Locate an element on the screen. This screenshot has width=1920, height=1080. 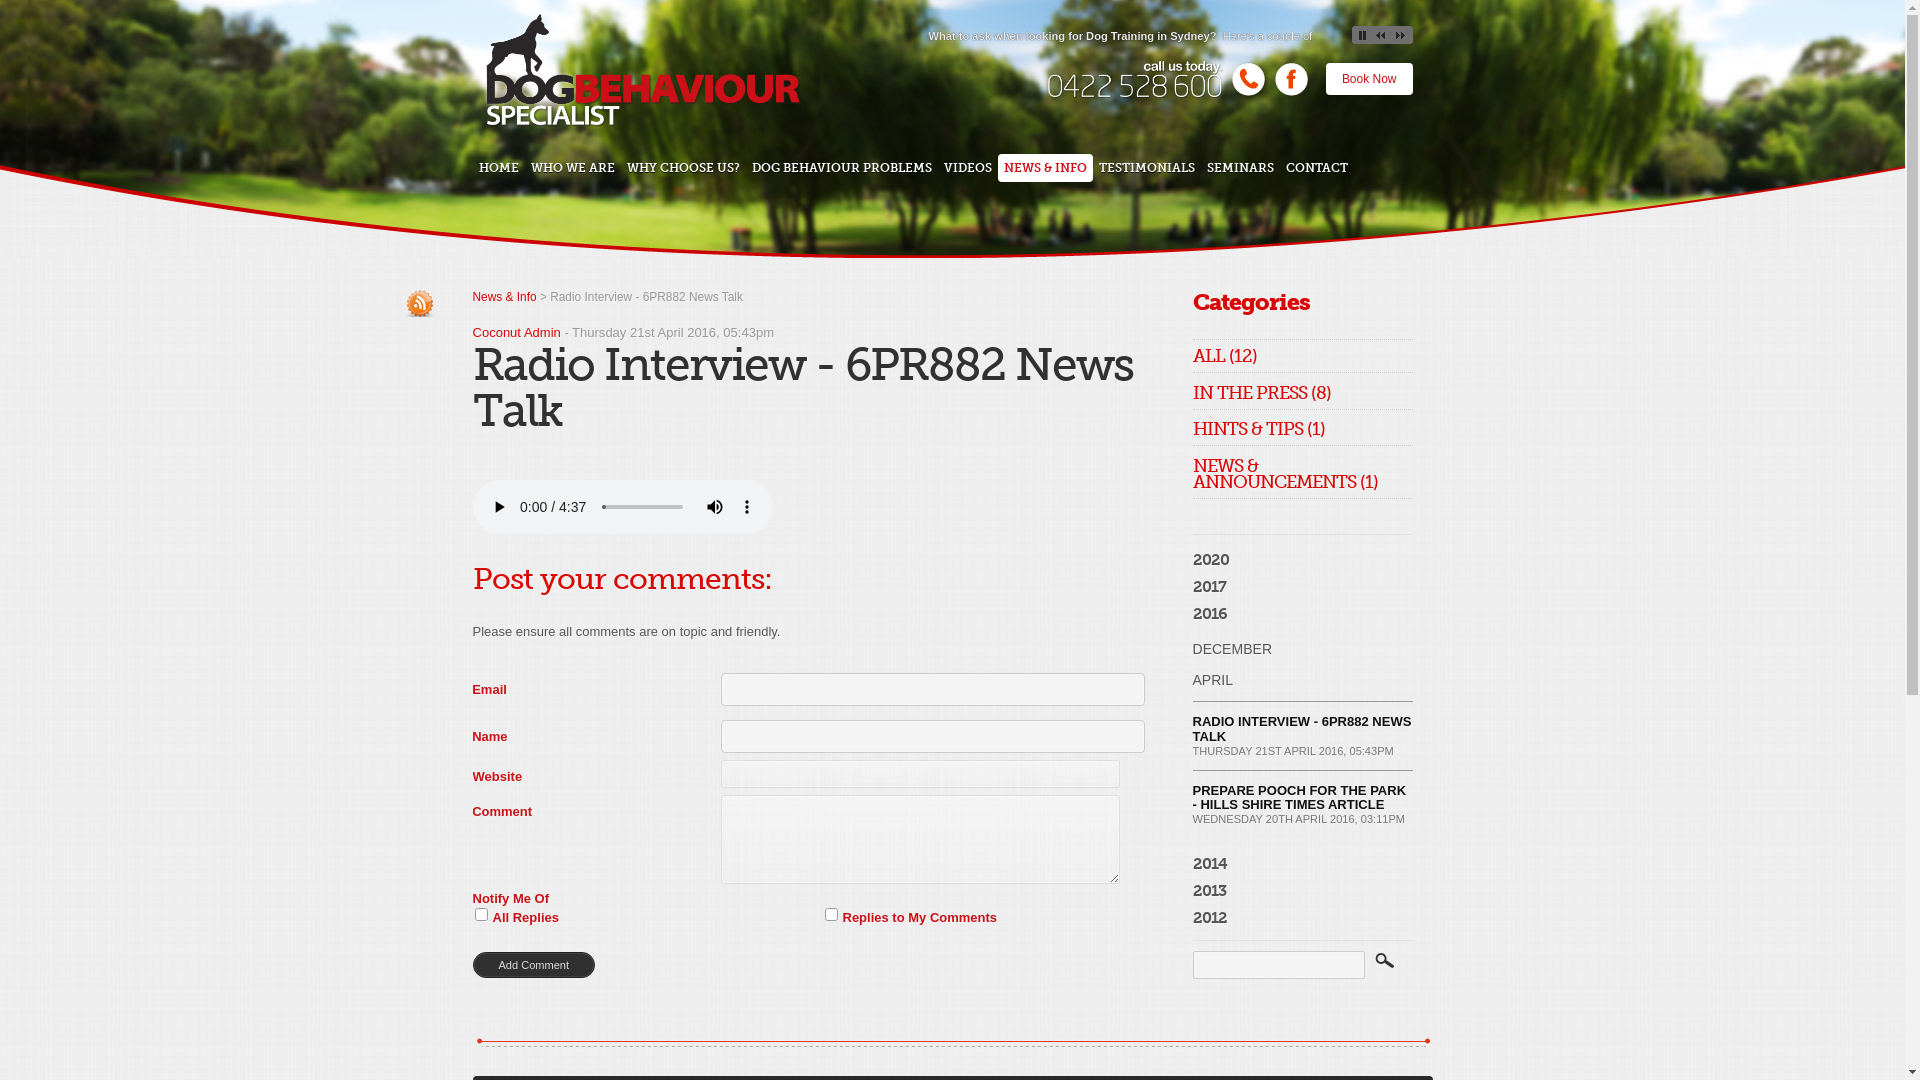
'News & Info' is located at coordinates (504, 297).